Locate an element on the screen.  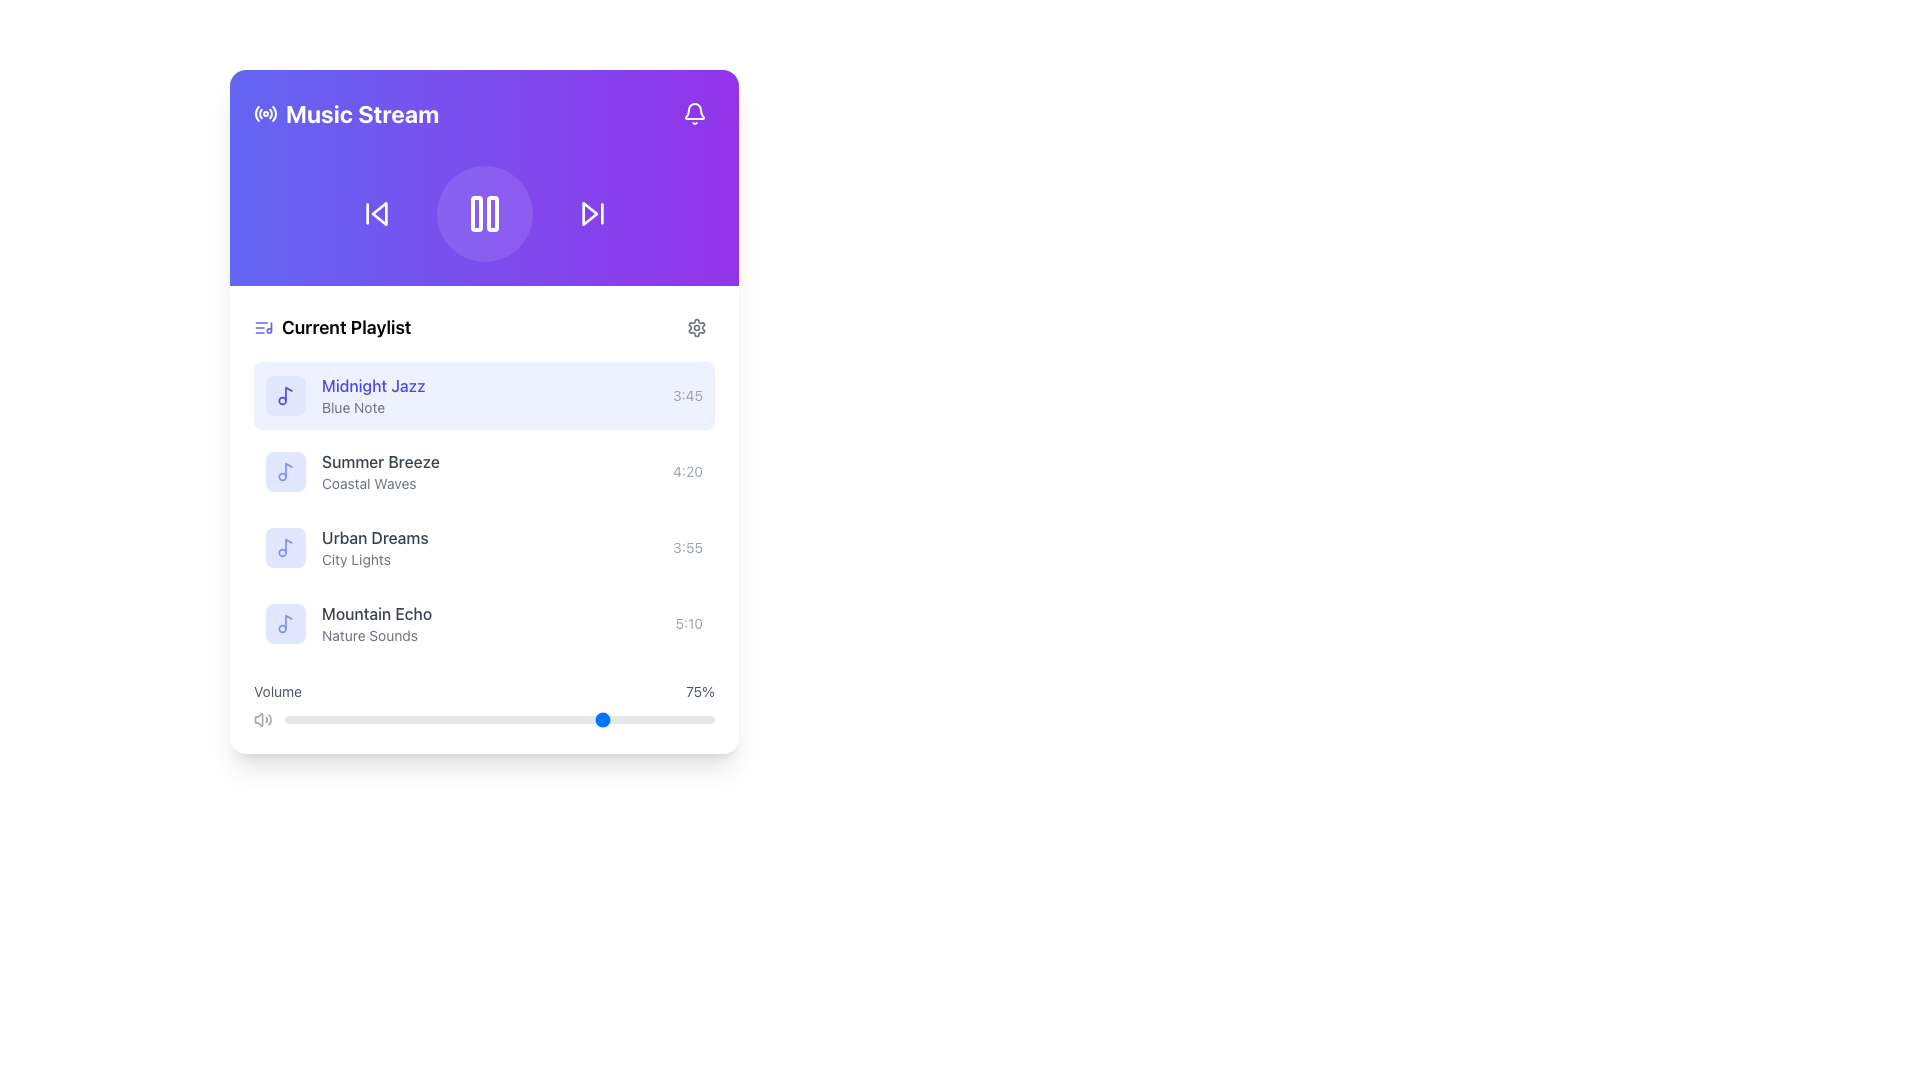
the indigo musical note icon in the 'Current Playlist' section, associated with the song 'Urban Dreams' is located at coordinates (285, 547).